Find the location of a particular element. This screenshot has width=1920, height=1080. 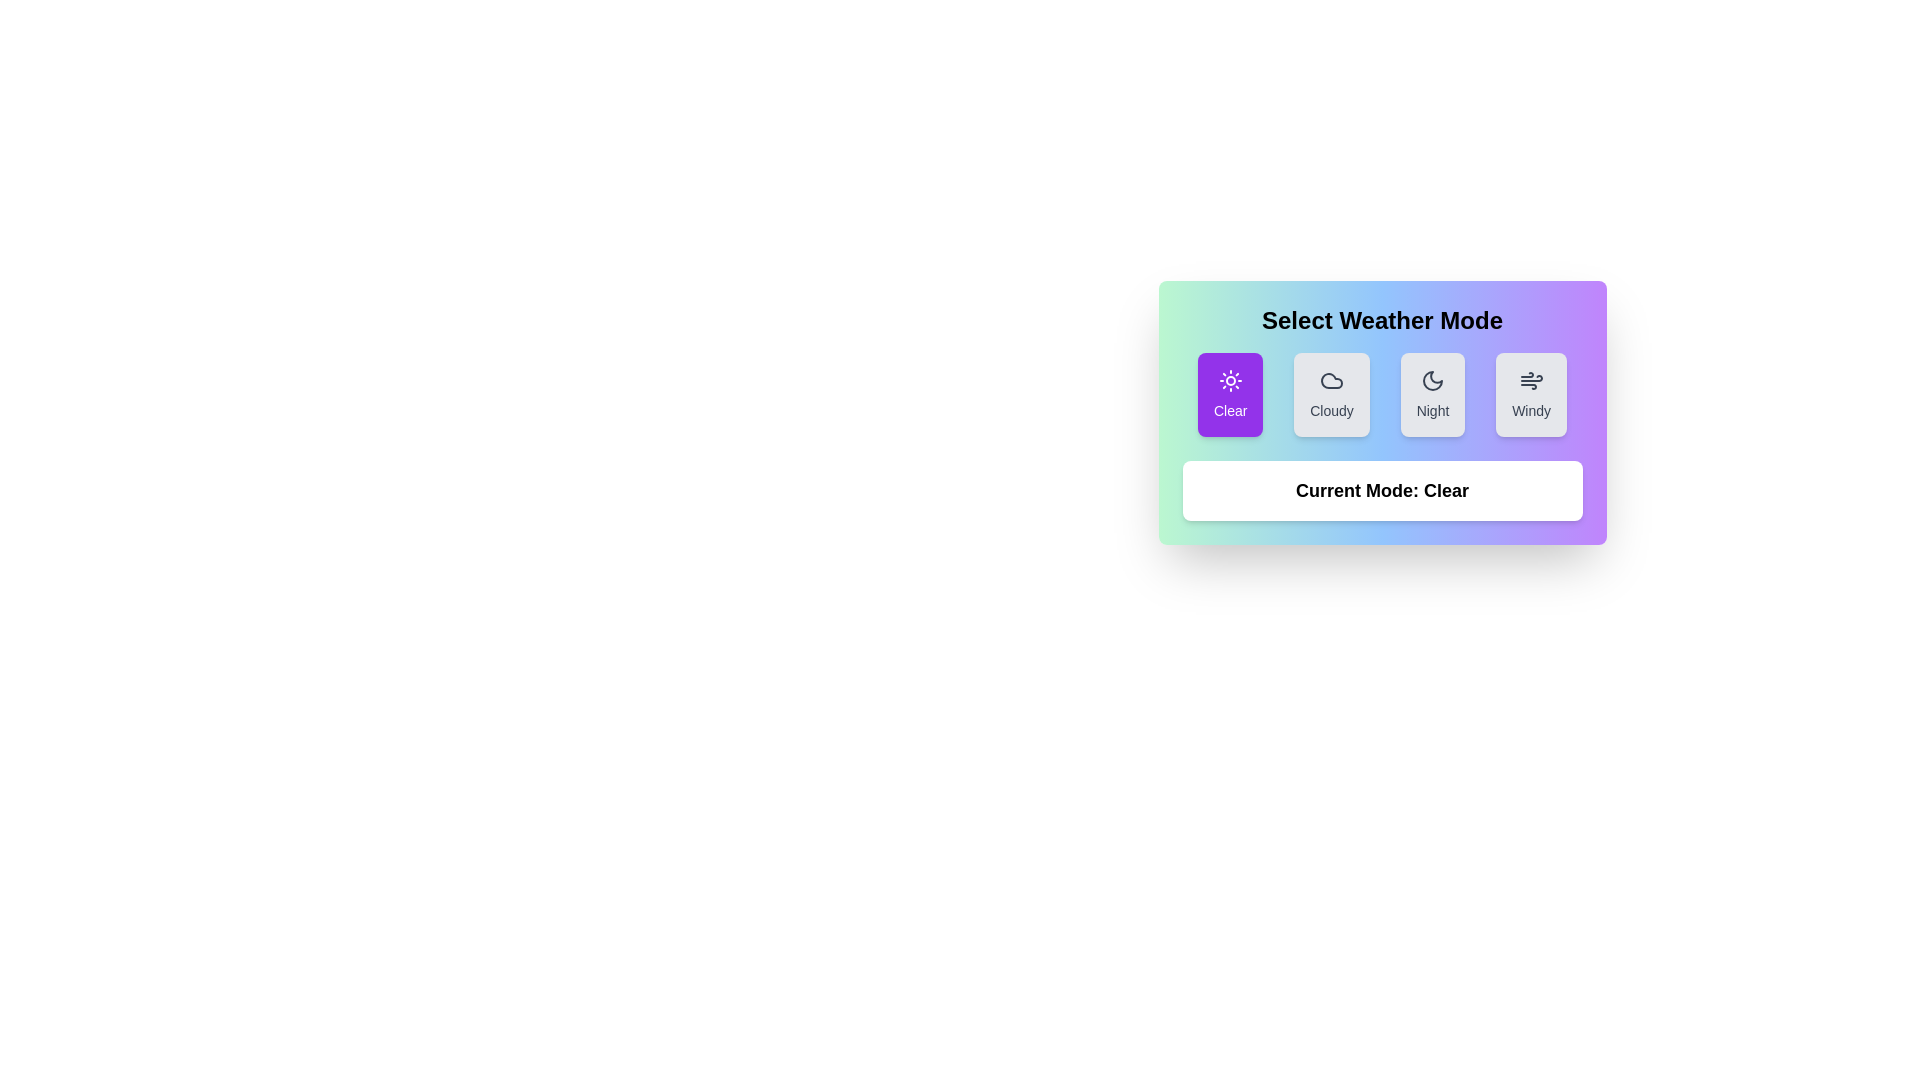

the wind symbol icon located at the top center of the 'Windy' button within the weather mode buttons group is located at coordinates (1530, 381).